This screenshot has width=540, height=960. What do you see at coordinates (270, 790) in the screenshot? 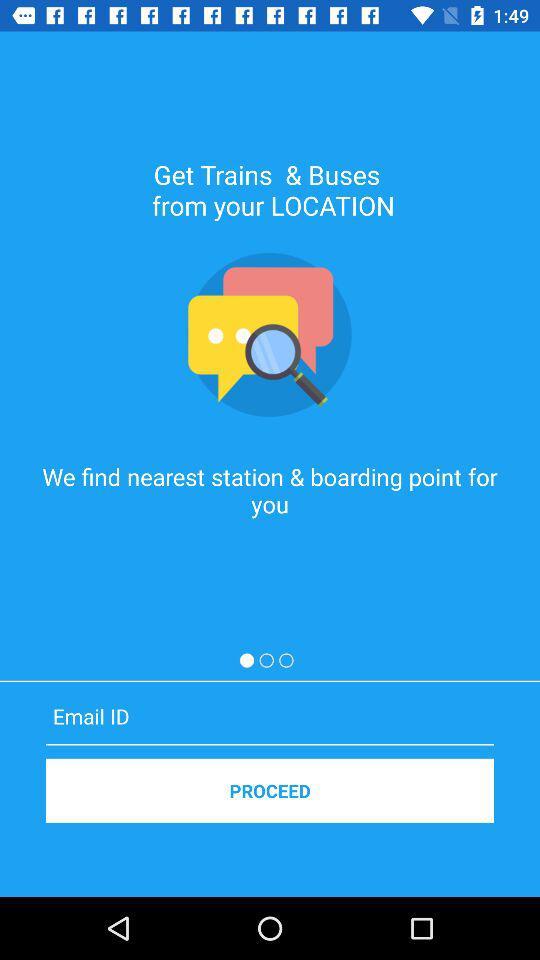
I see `the proceed icon` at bounding box center [270, 790].